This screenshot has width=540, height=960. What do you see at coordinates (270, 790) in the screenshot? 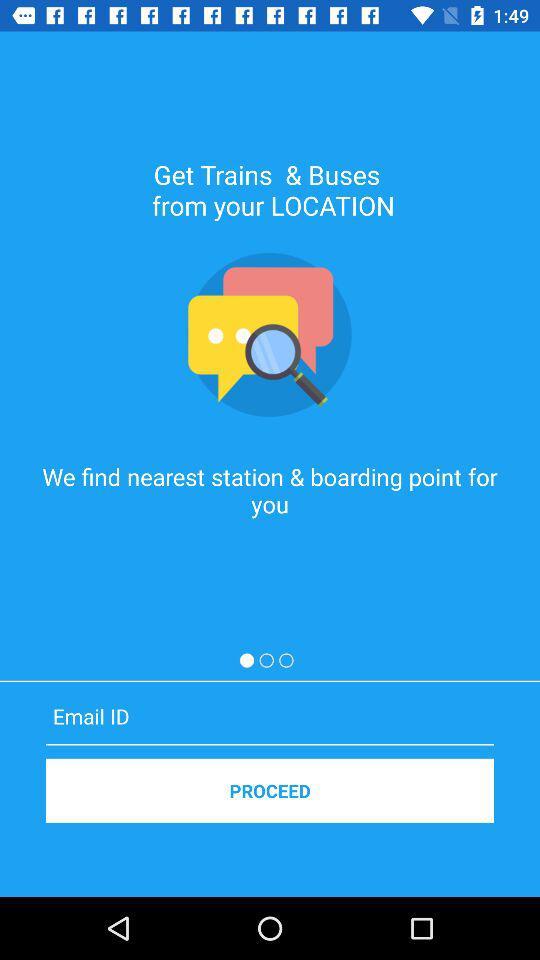
I see `the proceed icon` at bounding box center [270, 790].